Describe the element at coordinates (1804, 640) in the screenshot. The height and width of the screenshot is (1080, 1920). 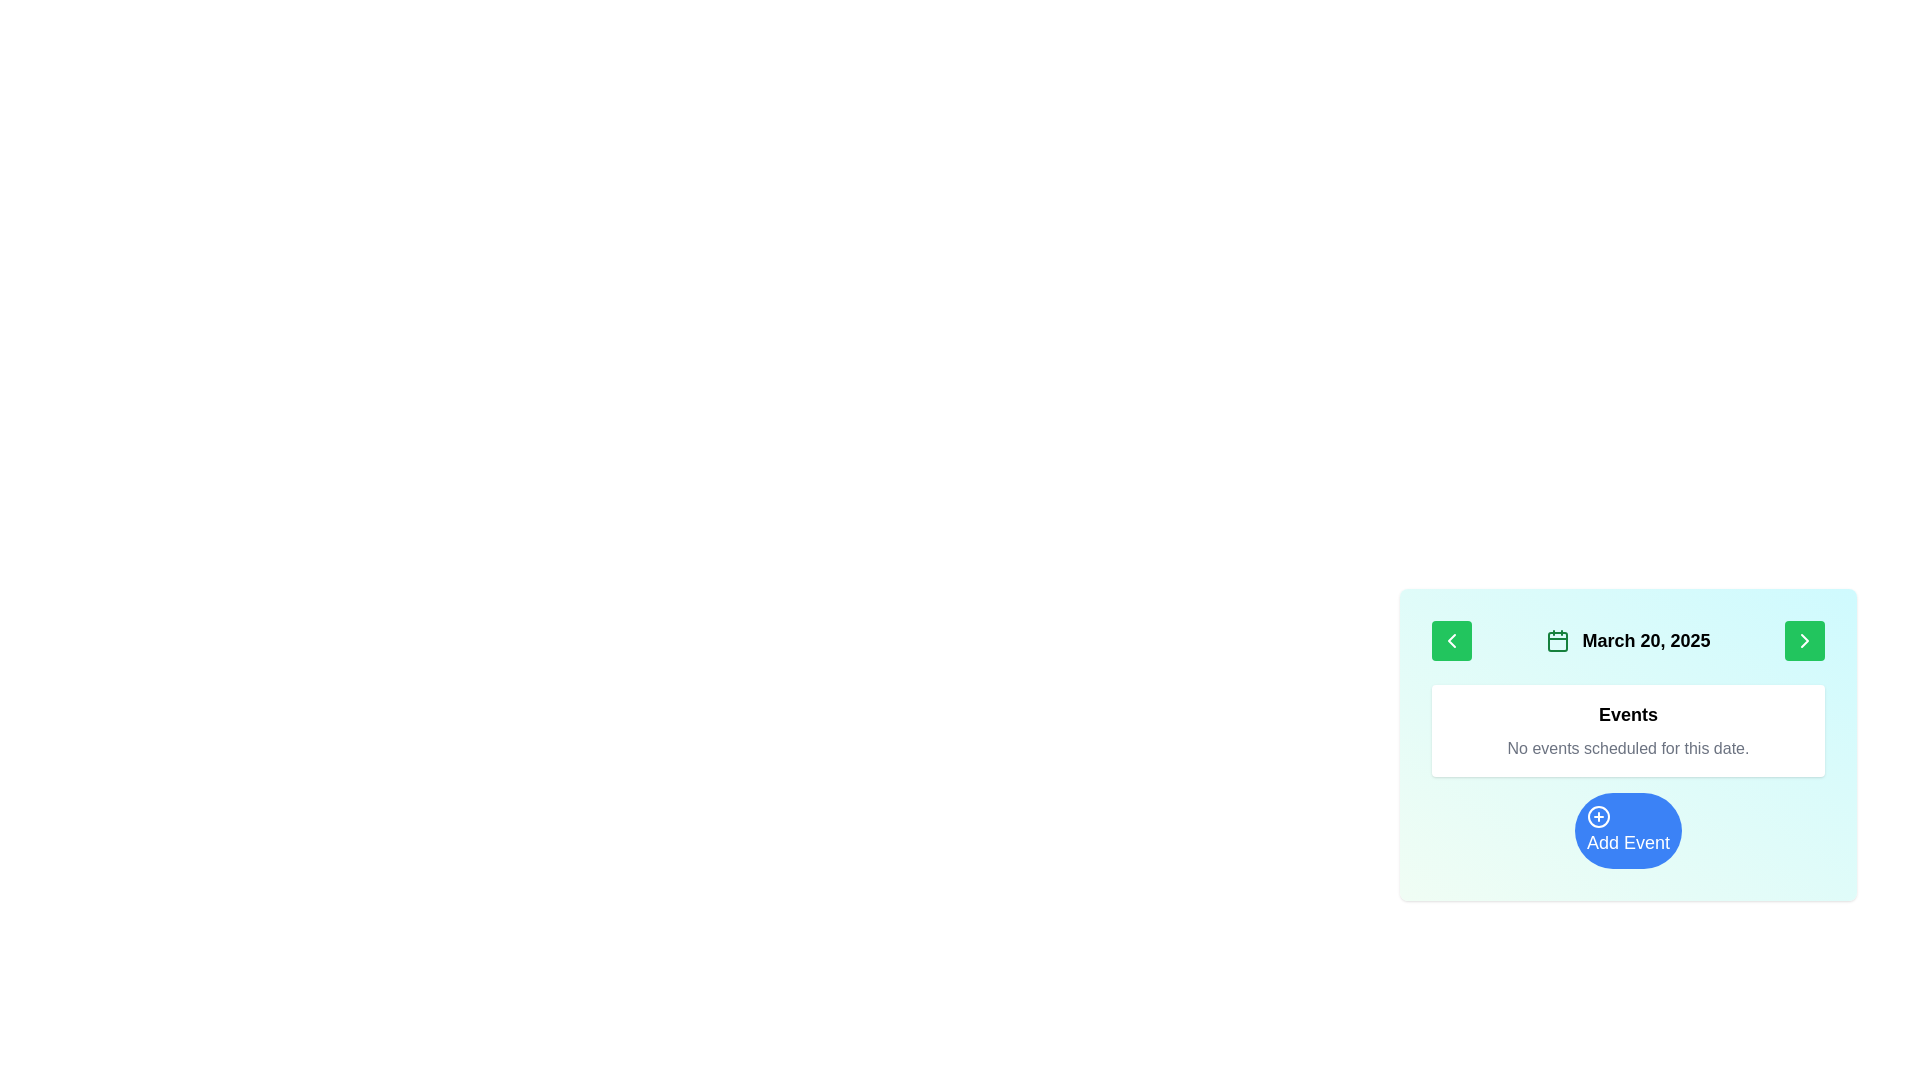
I see `the rightward-pointing arrow icon in the top-right corner of the calendar interface, which is used for navigation to the next item` at that location.